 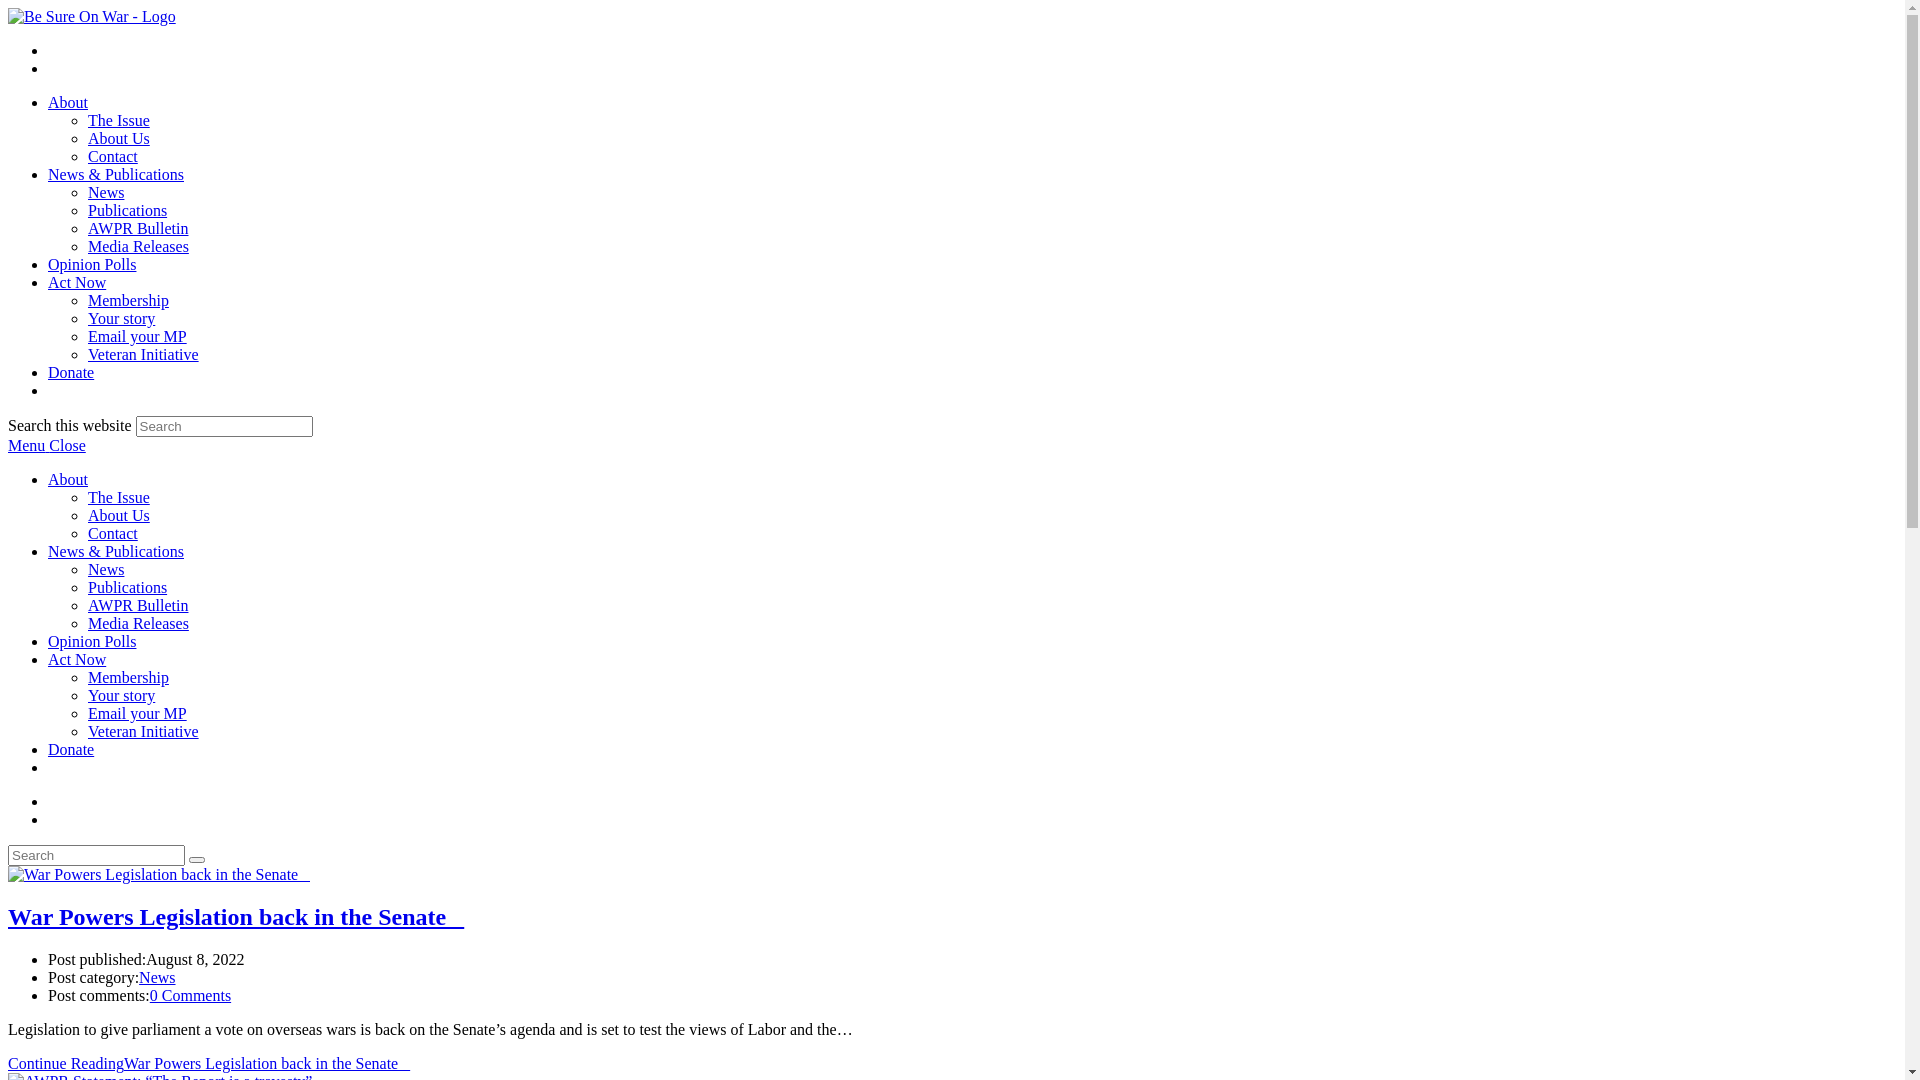 I want to click on 'Contact', so click(x=112, y=155).